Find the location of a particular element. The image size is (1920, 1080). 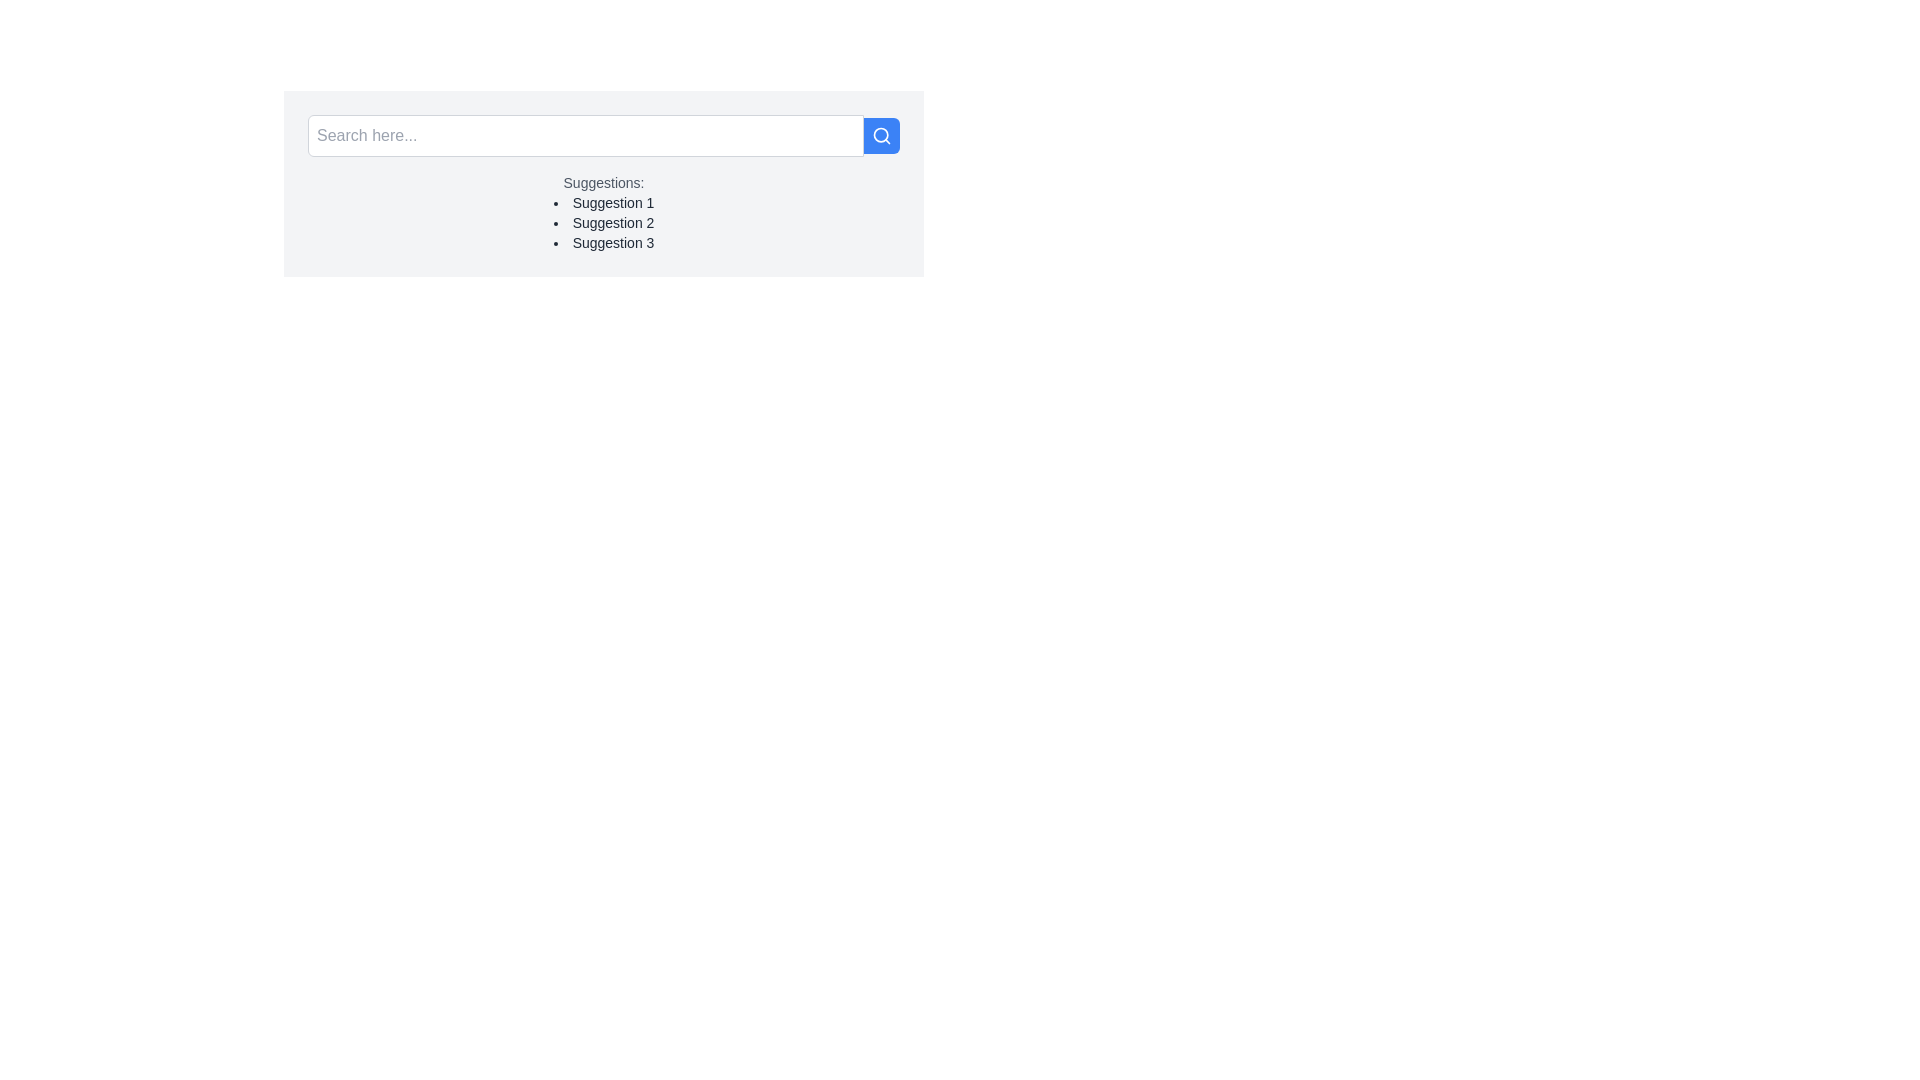

text content of the first suggestion list item located below the 'Suggestions:' label is located at coordinates (603, 203).